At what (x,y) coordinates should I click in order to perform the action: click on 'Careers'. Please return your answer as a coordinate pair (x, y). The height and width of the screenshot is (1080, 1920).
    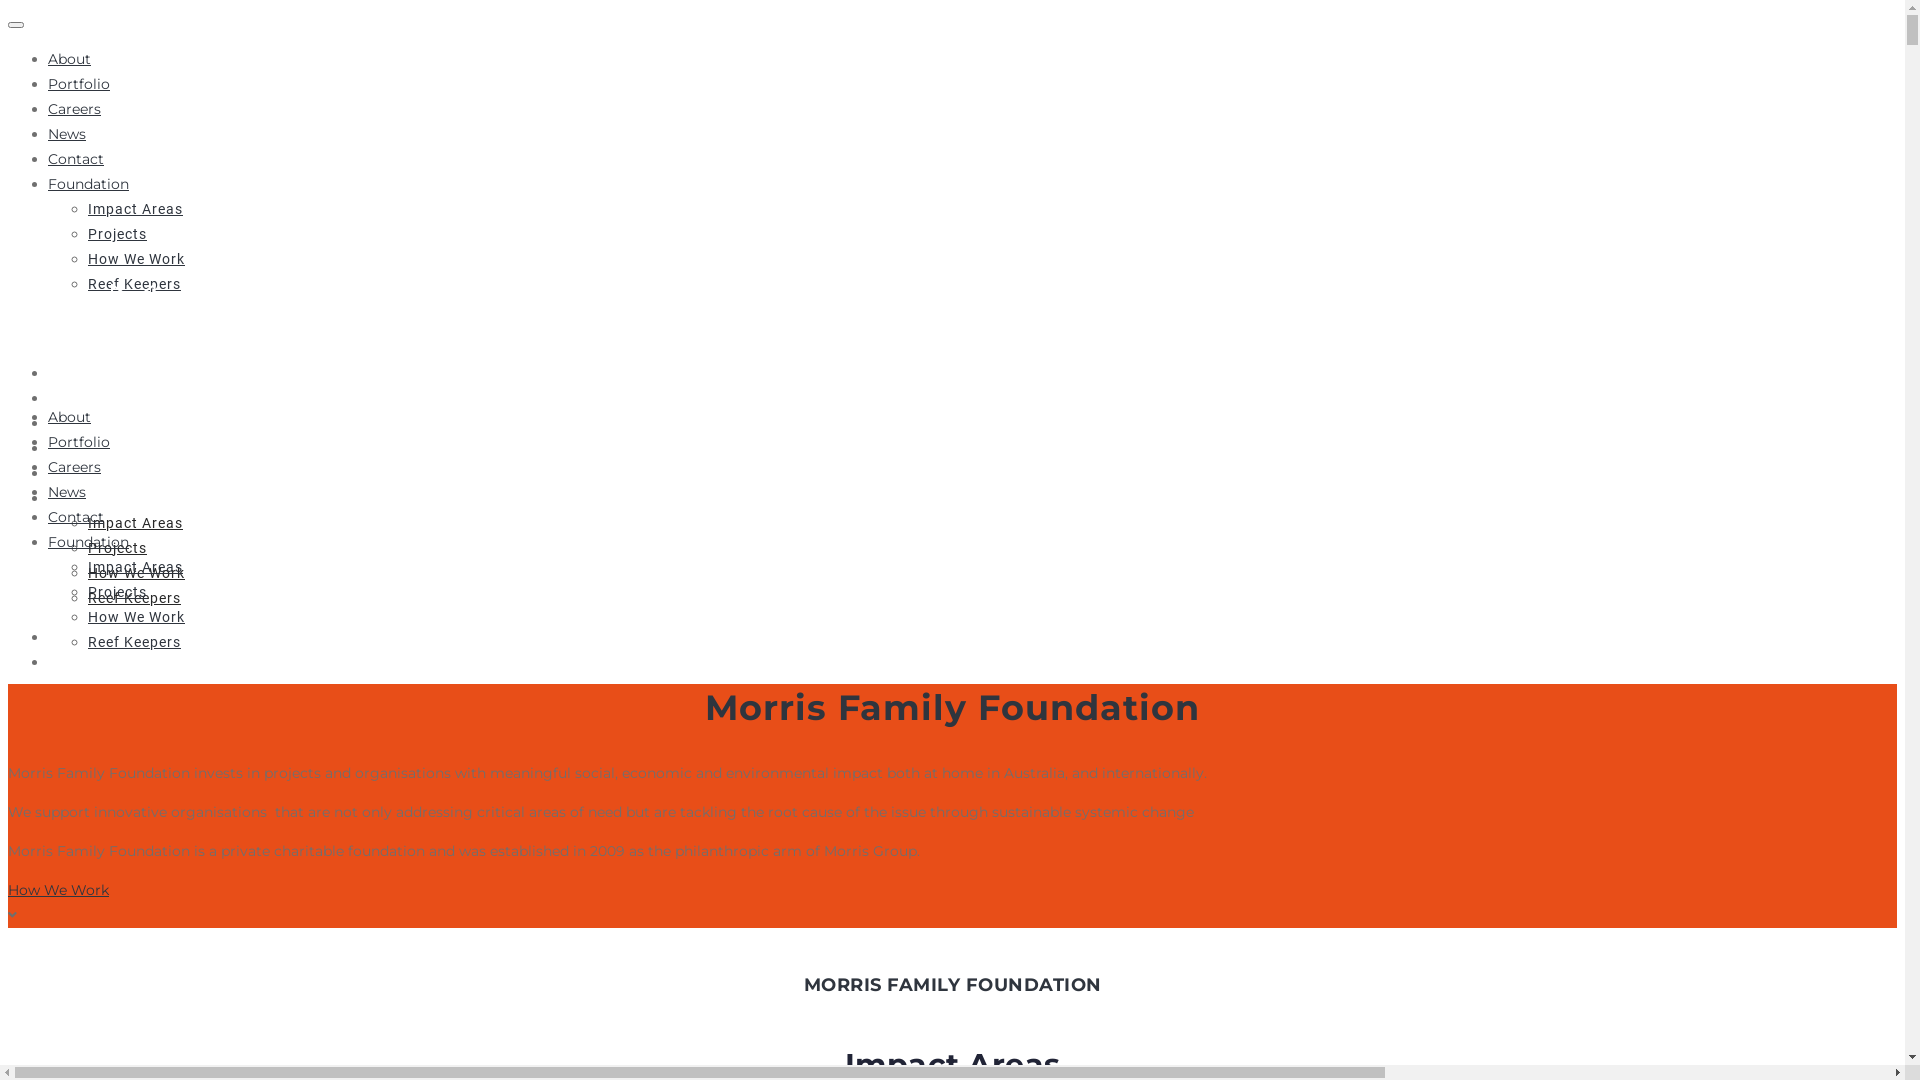
    Looking at the image, I should click on (74, 108).